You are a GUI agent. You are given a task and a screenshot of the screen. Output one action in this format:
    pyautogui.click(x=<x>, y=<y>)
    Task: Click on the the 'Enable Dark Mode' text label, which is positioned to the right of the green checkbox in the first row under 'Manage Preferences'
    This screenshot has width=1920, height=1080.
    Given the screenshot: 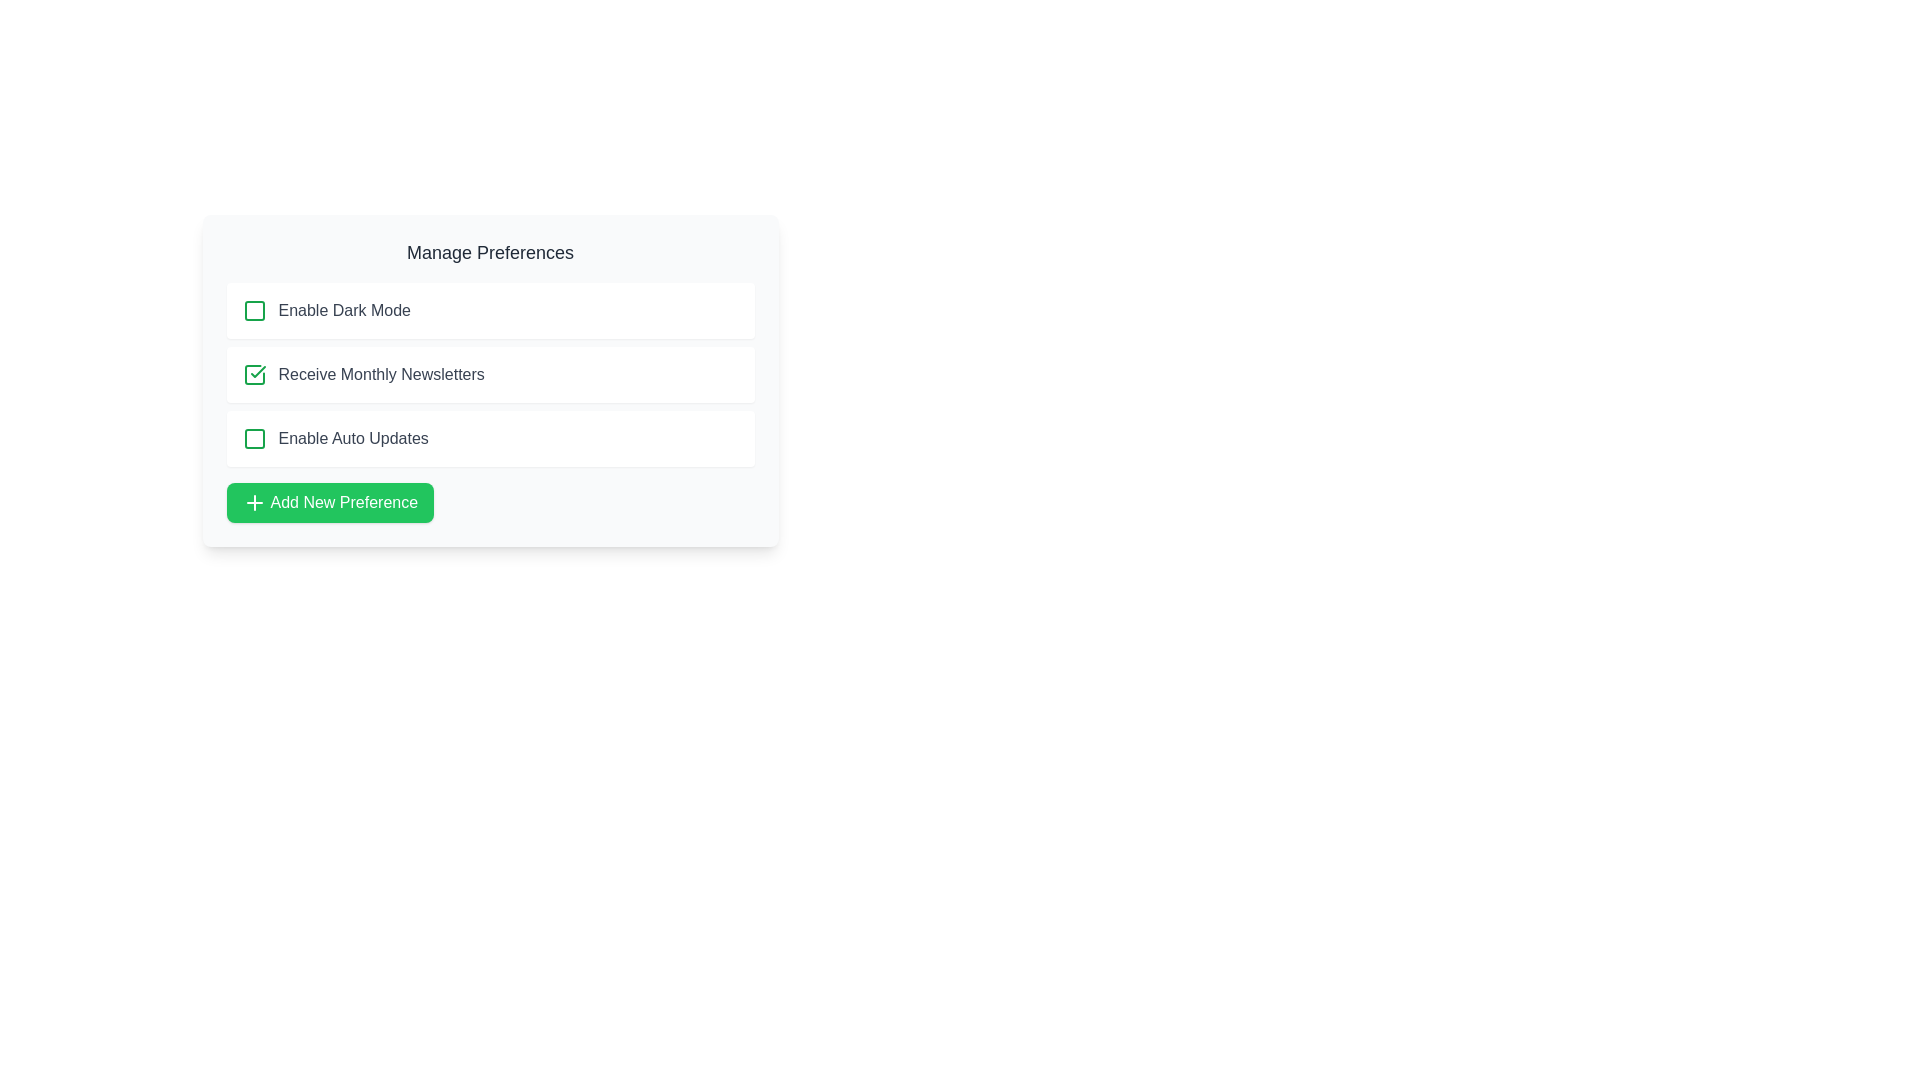 What is the action you would take?
    pyautogui.click(x=344, y=311)
    